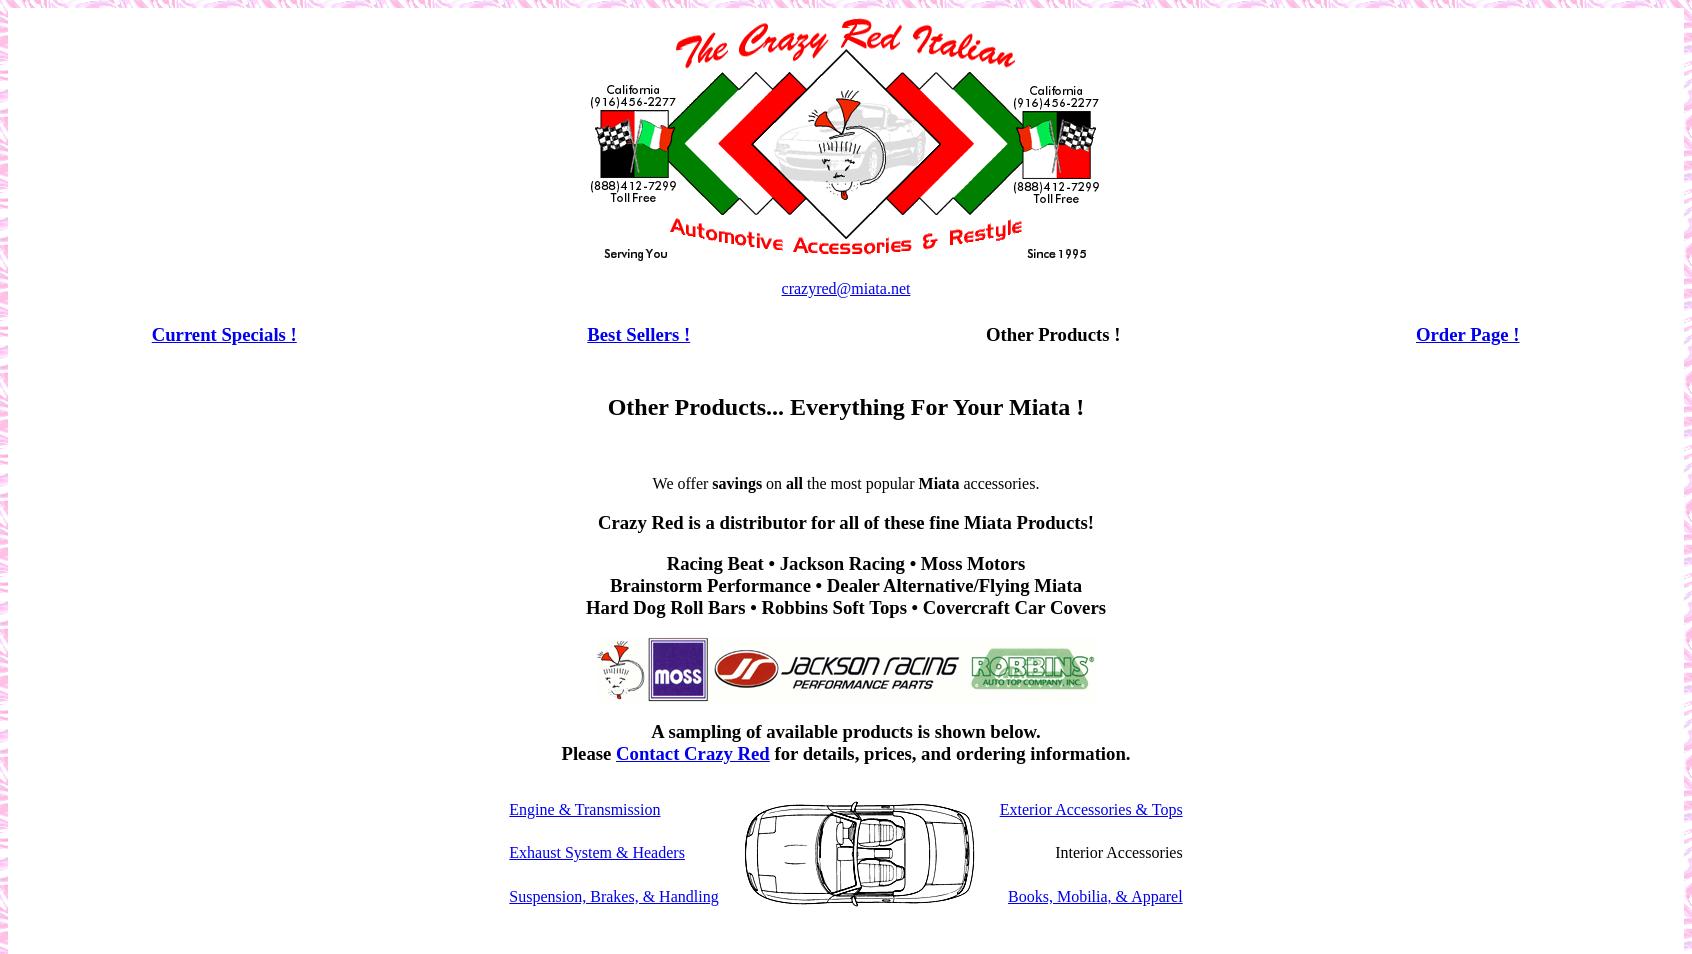 The image size is (1692, 954). Describe the element at coordinates (736, 482) in the screenshot. I see `'savings'` at that location.